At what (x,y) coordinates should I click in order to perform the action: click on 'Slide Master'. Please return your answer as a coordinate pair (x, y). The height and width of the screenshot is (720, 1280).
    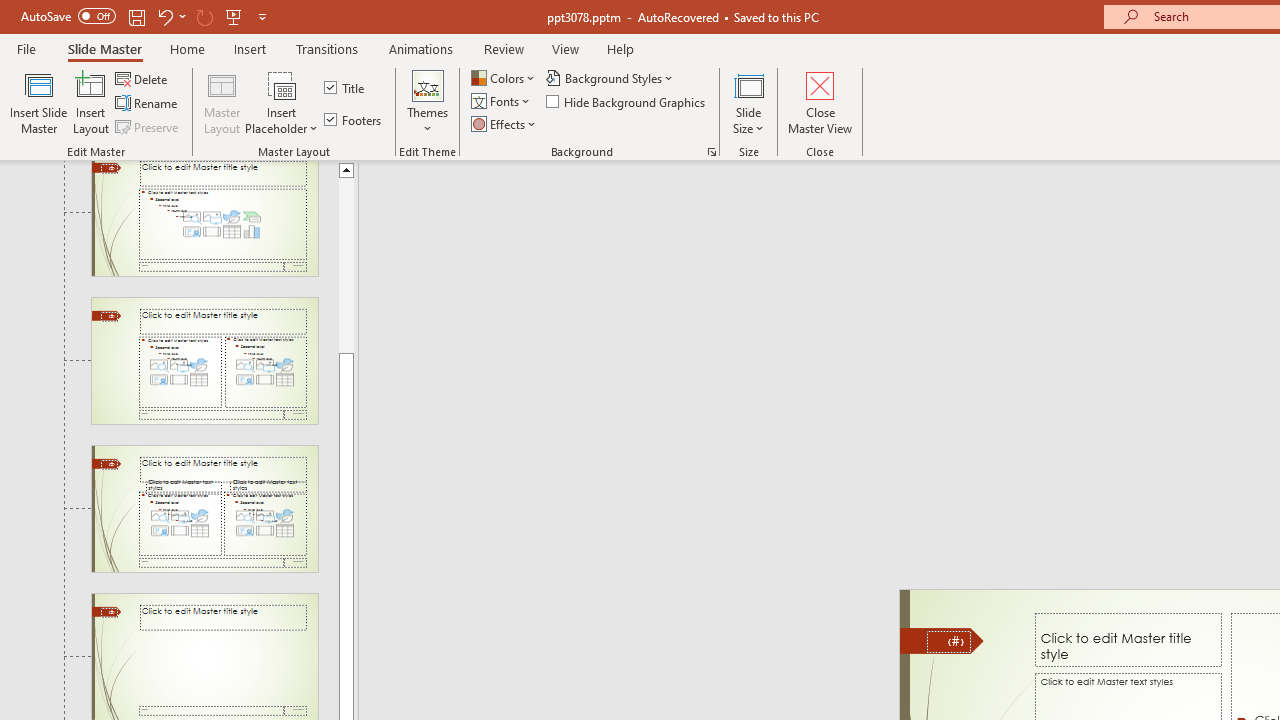
    Looking at the image, I should click on (103, 48).